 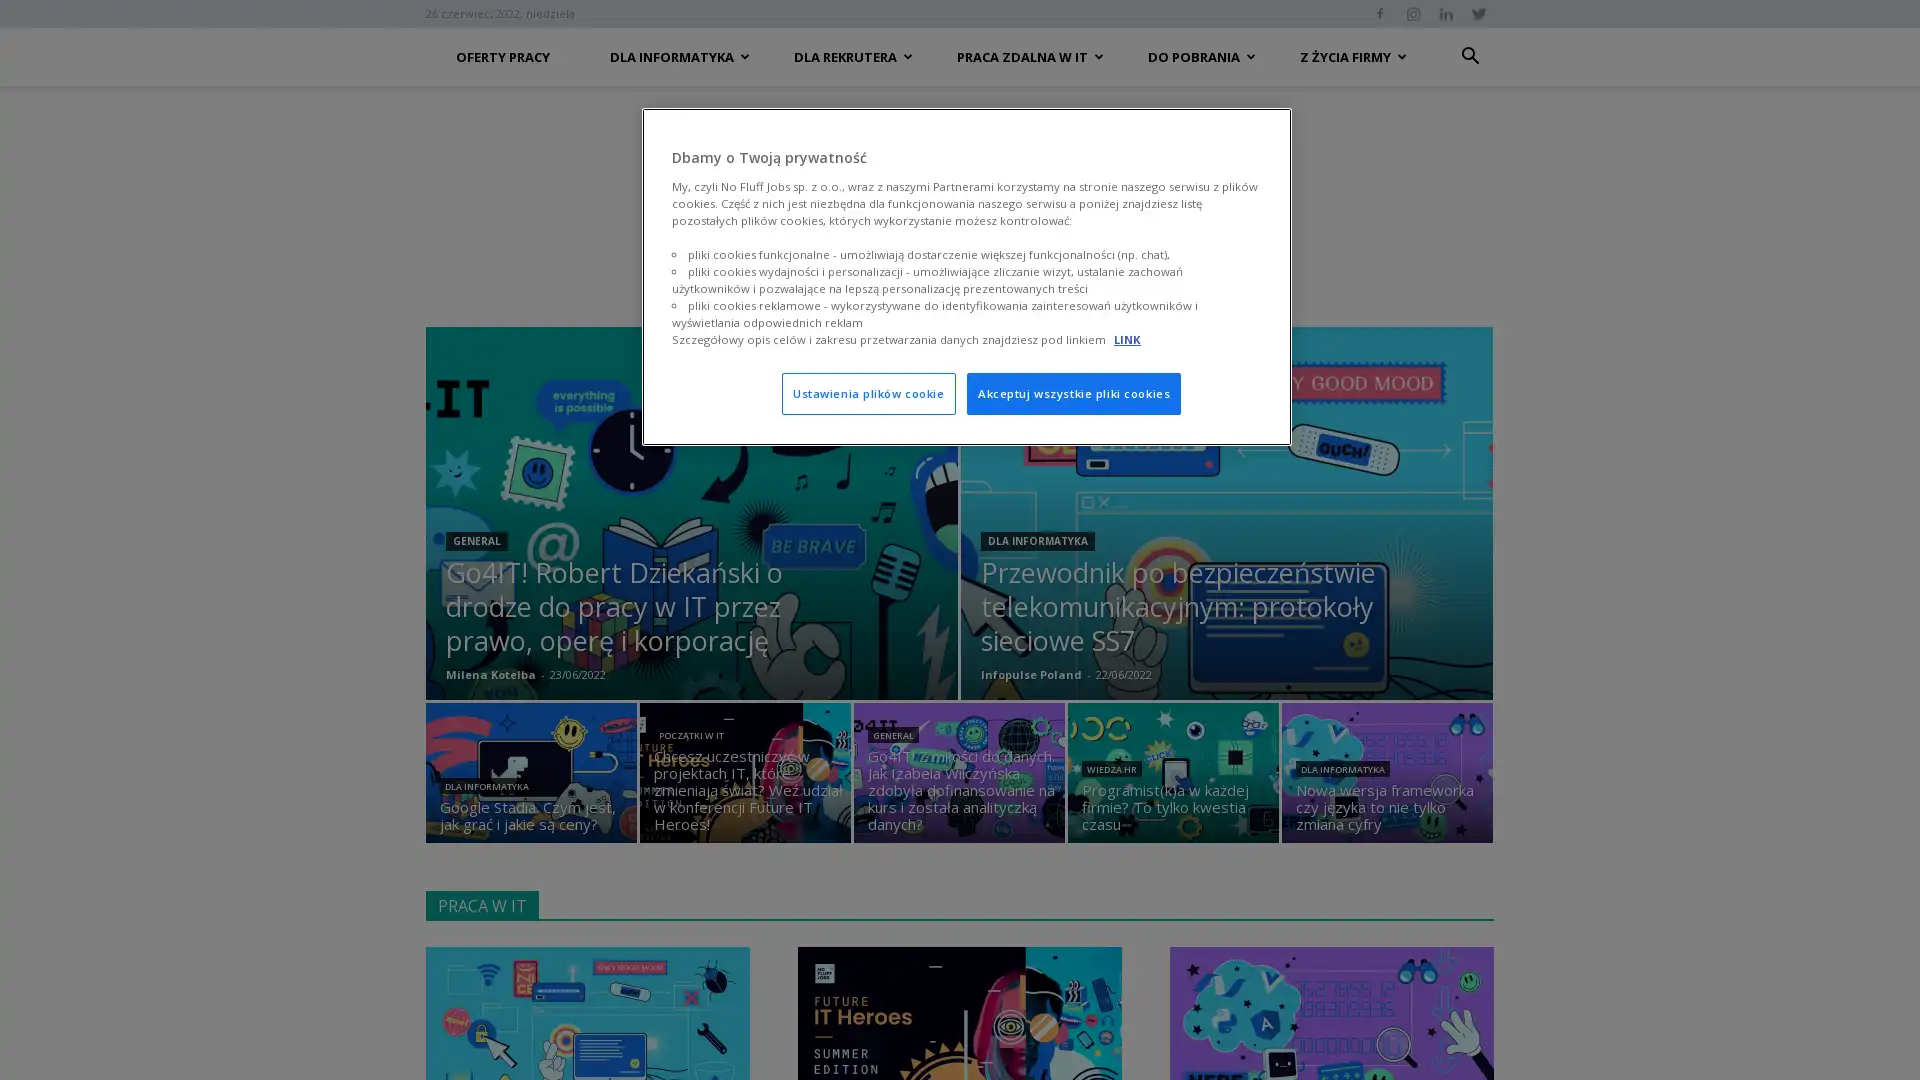 What do you see at coordinates (868, 393) in the screenshot?
I see `Ustawienia plikow cookie` at bounding box center [868, 393].